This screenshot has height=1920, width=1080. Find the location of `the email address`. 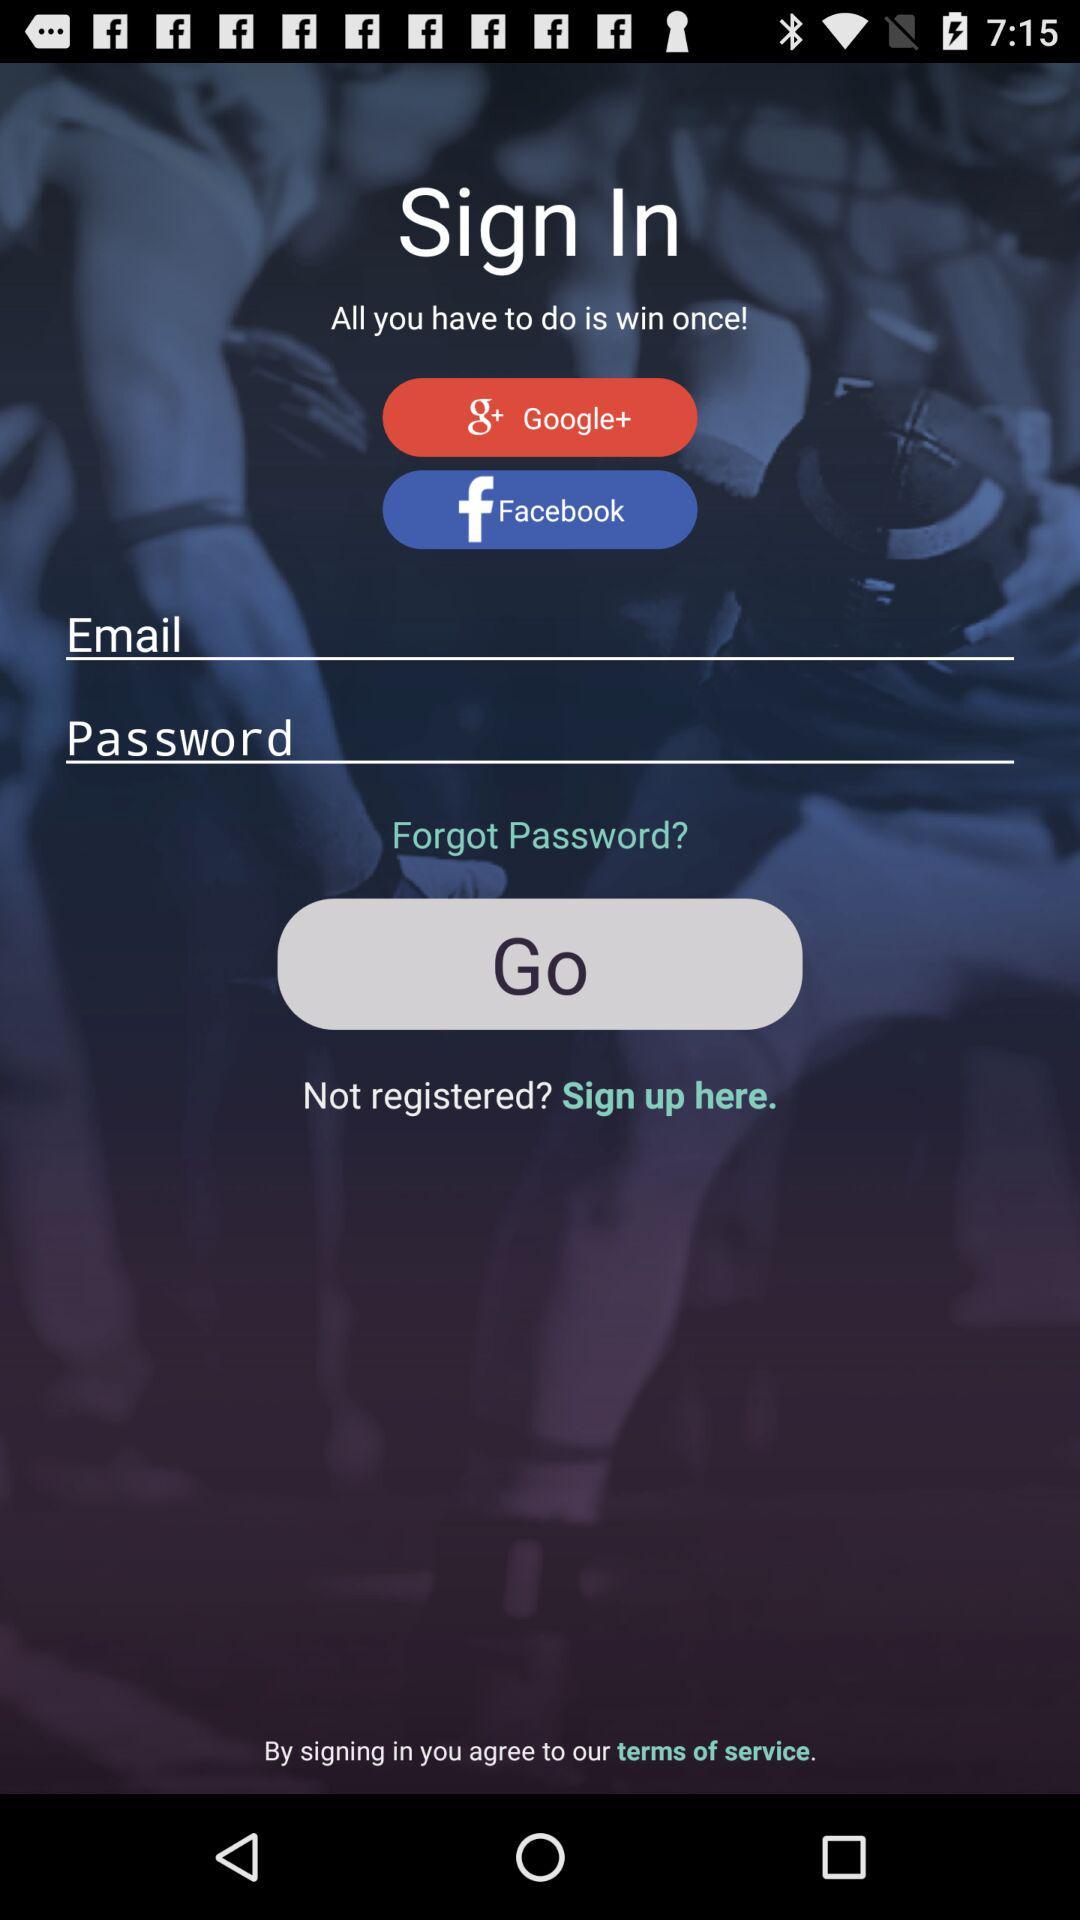

the email address is located at coordinates (540, 632).